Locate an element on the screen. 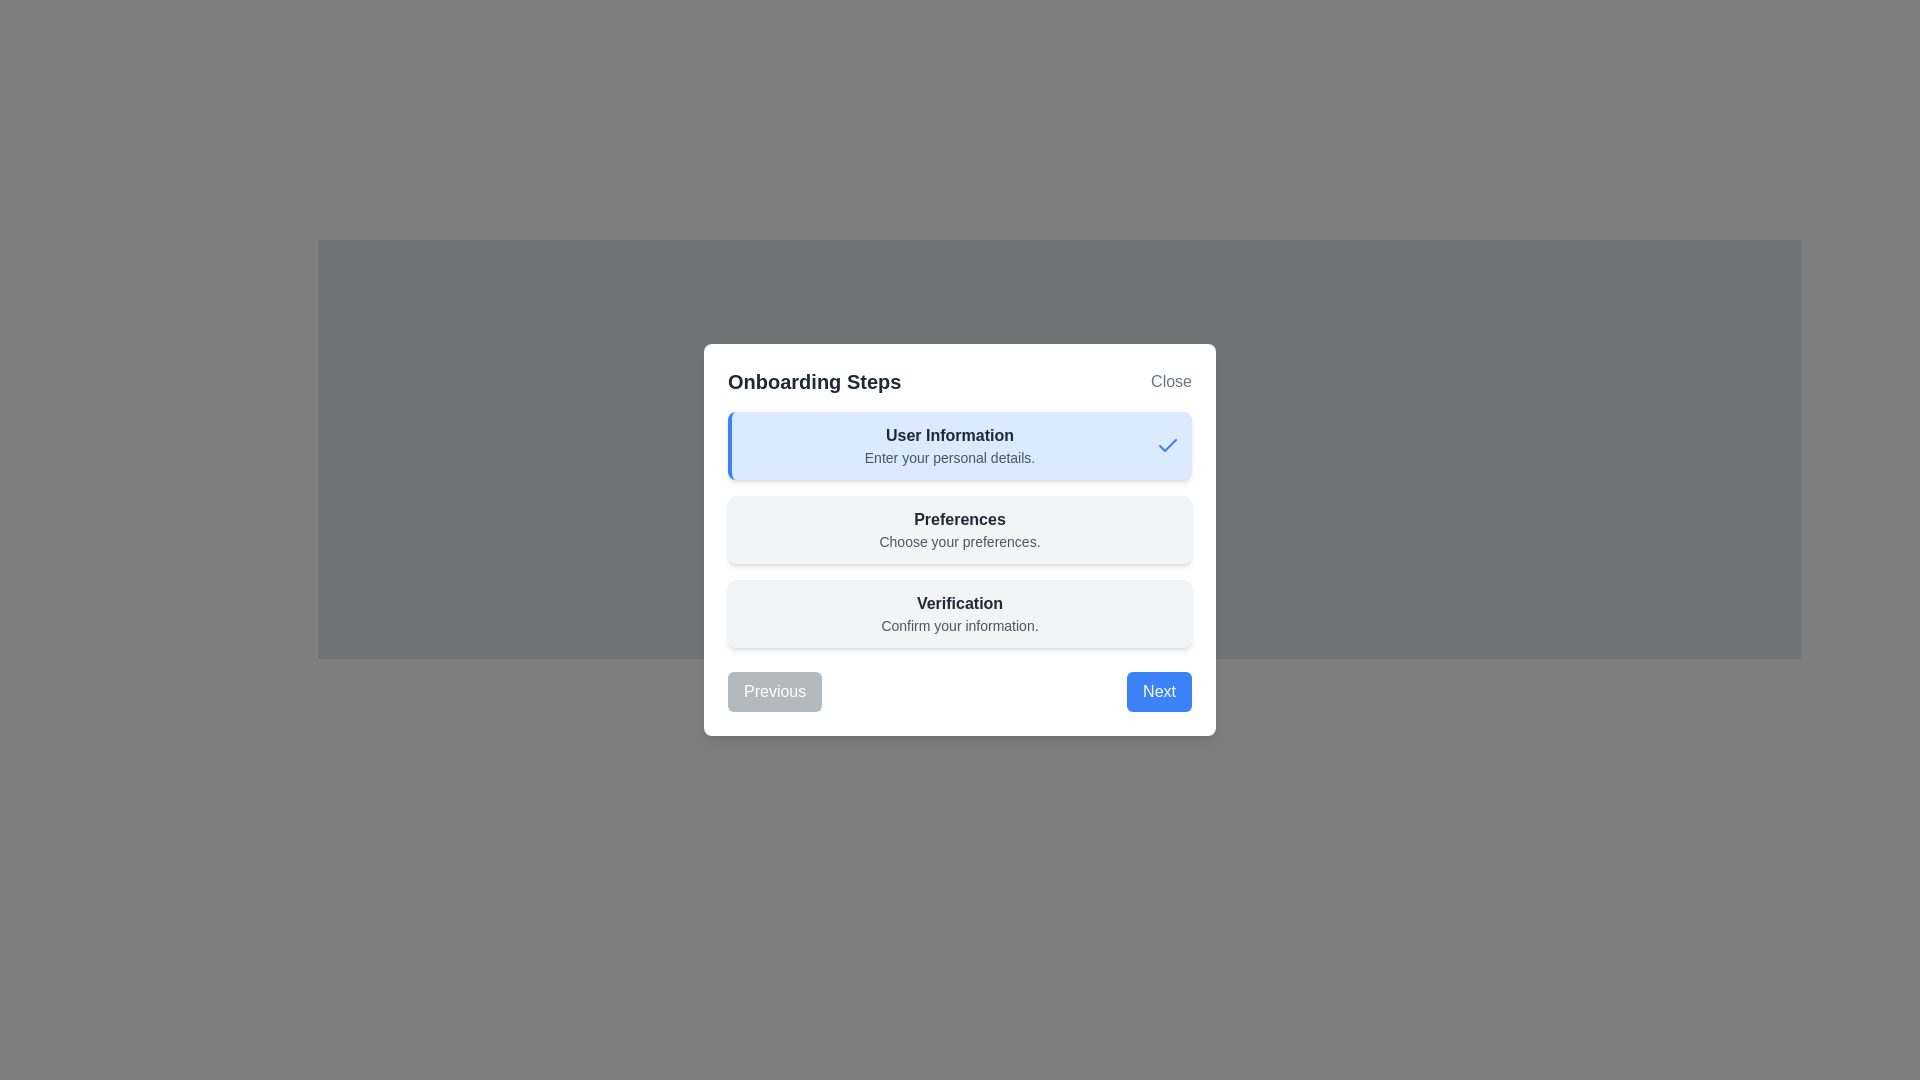 Image resolution: width=1920 pixels, height=1080 pixels. the 'Previous' button, which is a rectangular button with rounded corners displaying white text on a gray background, located at the bottom left of the modal dialog is located at coordinates (774, 690).